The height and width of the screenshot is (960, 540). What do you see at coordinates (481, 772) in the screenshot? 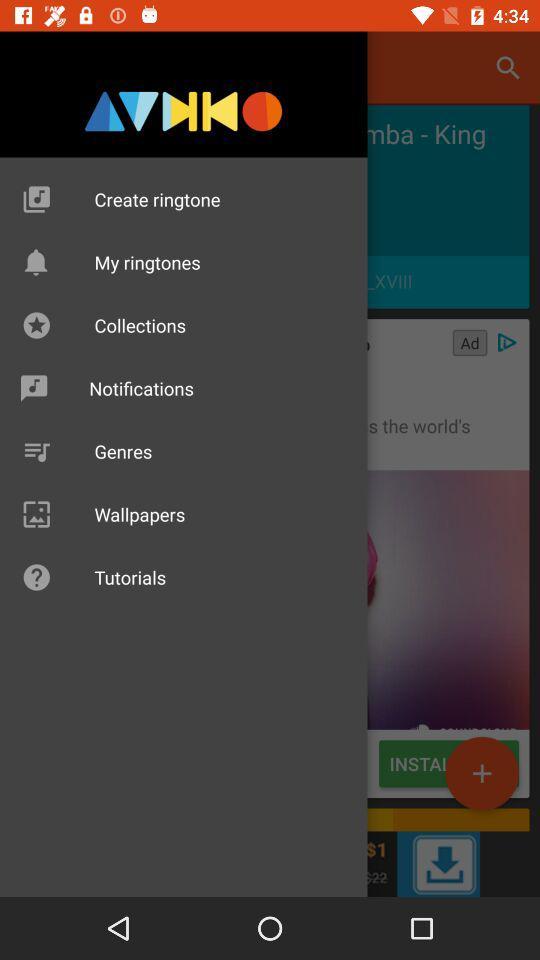
I see `the add icon` at bounding box center [481, 772].